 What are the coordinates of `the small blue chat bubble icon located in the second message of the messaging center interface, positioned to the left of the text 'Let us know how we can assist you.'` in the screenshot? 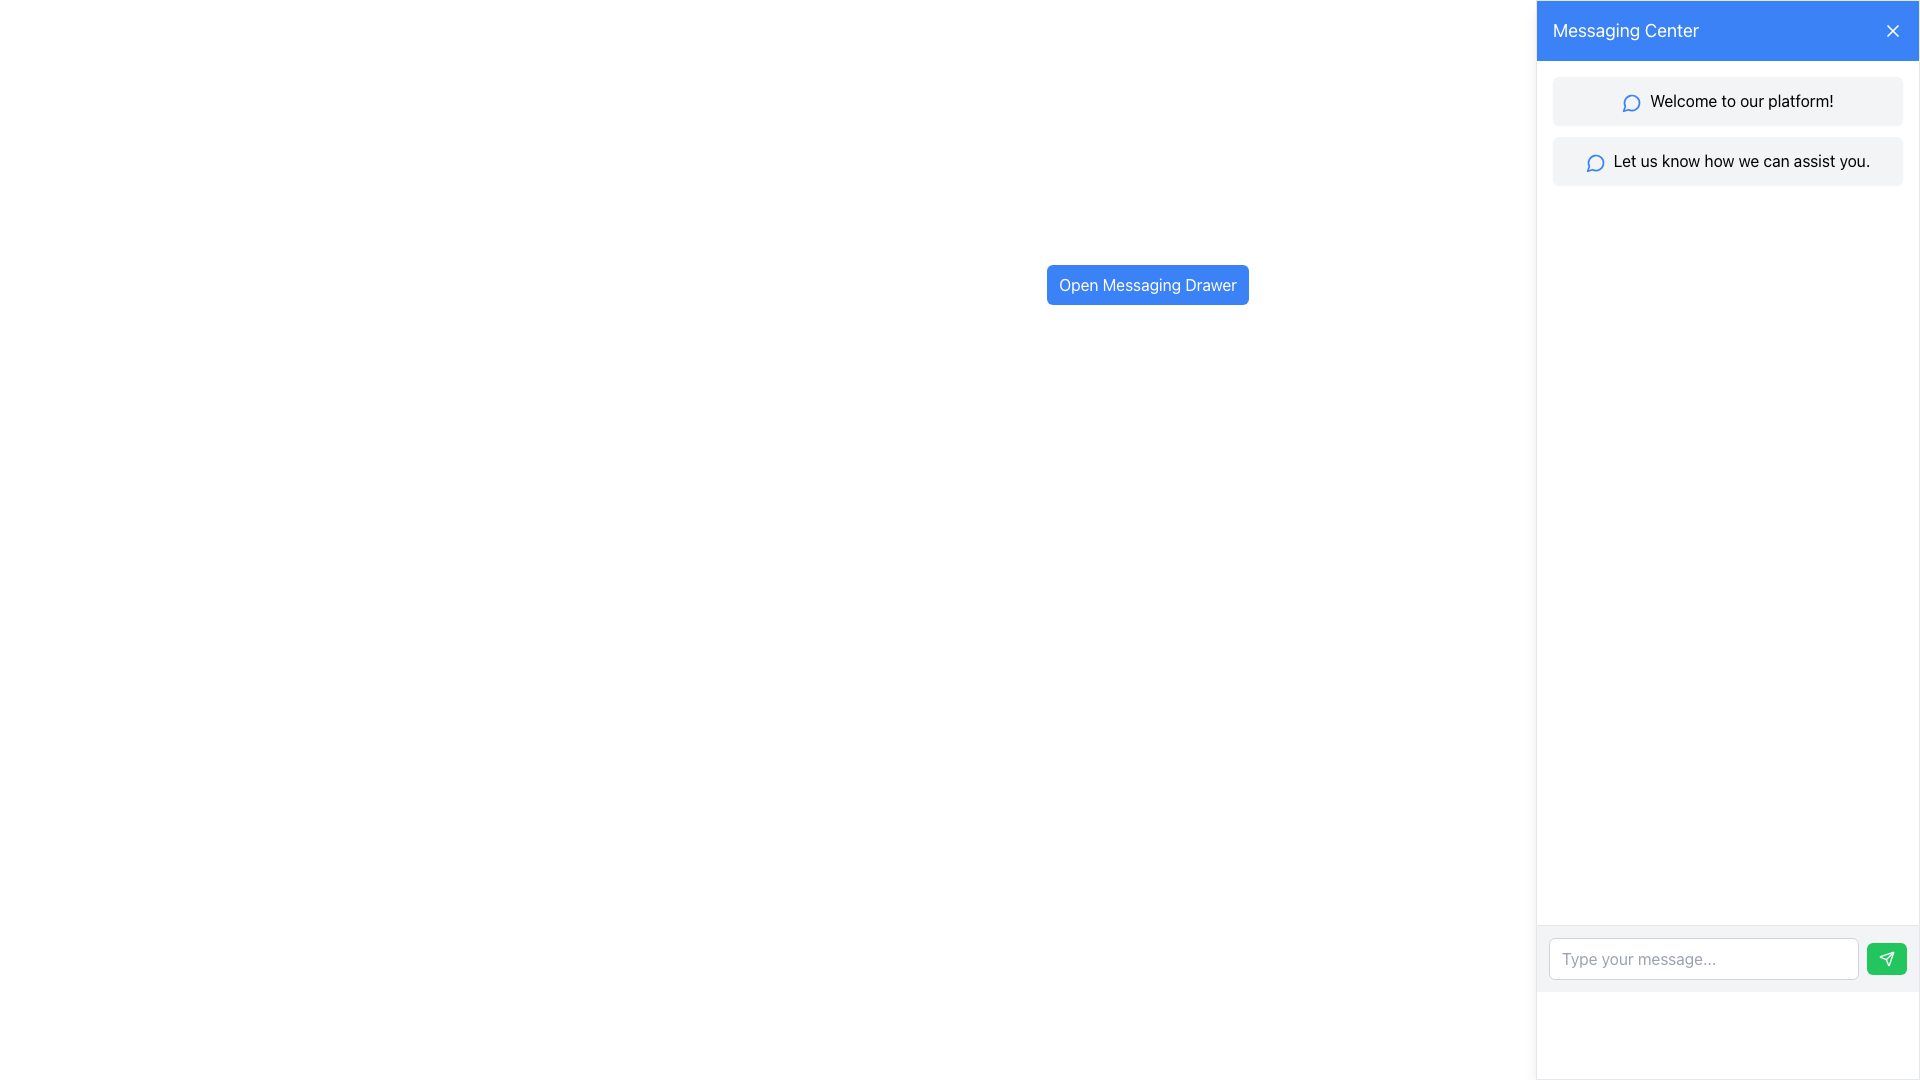 It's located at (1594, 162).